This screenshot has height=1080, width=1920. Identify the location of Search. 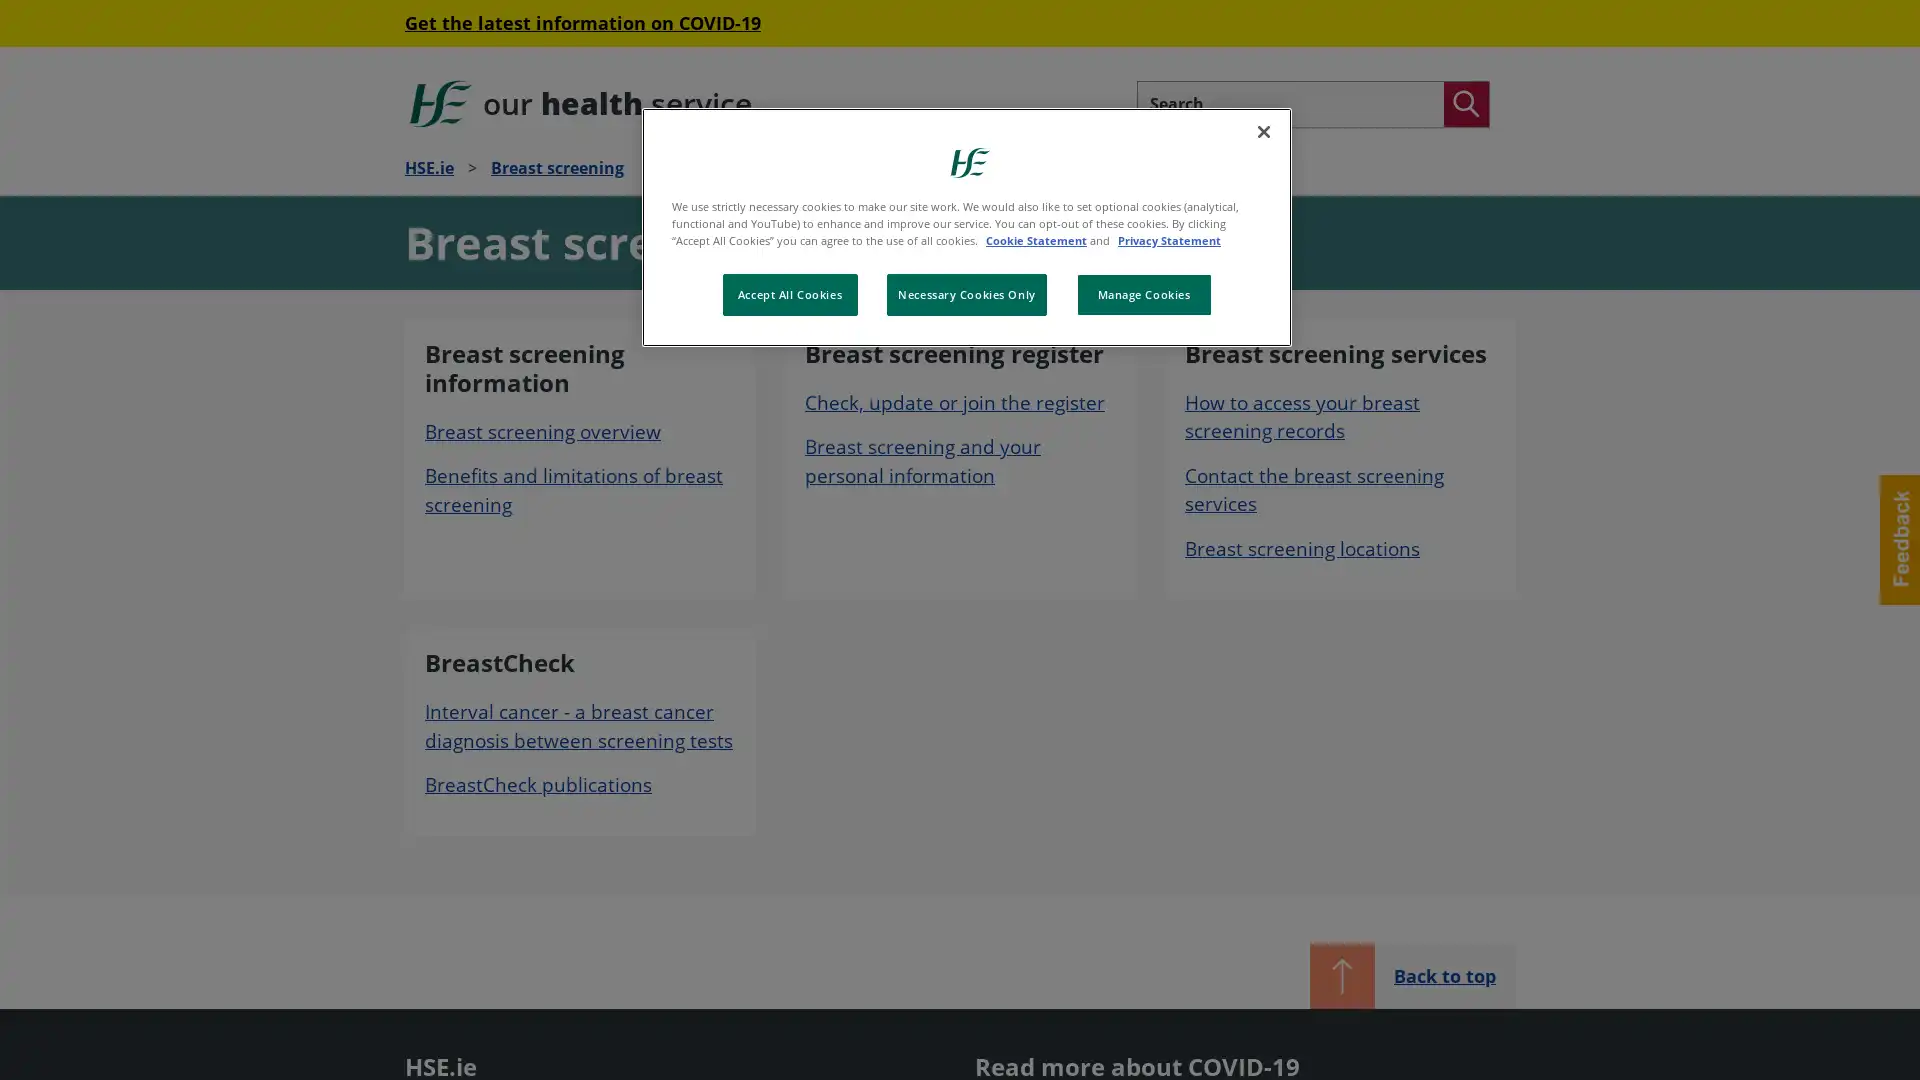
(1466, 103).